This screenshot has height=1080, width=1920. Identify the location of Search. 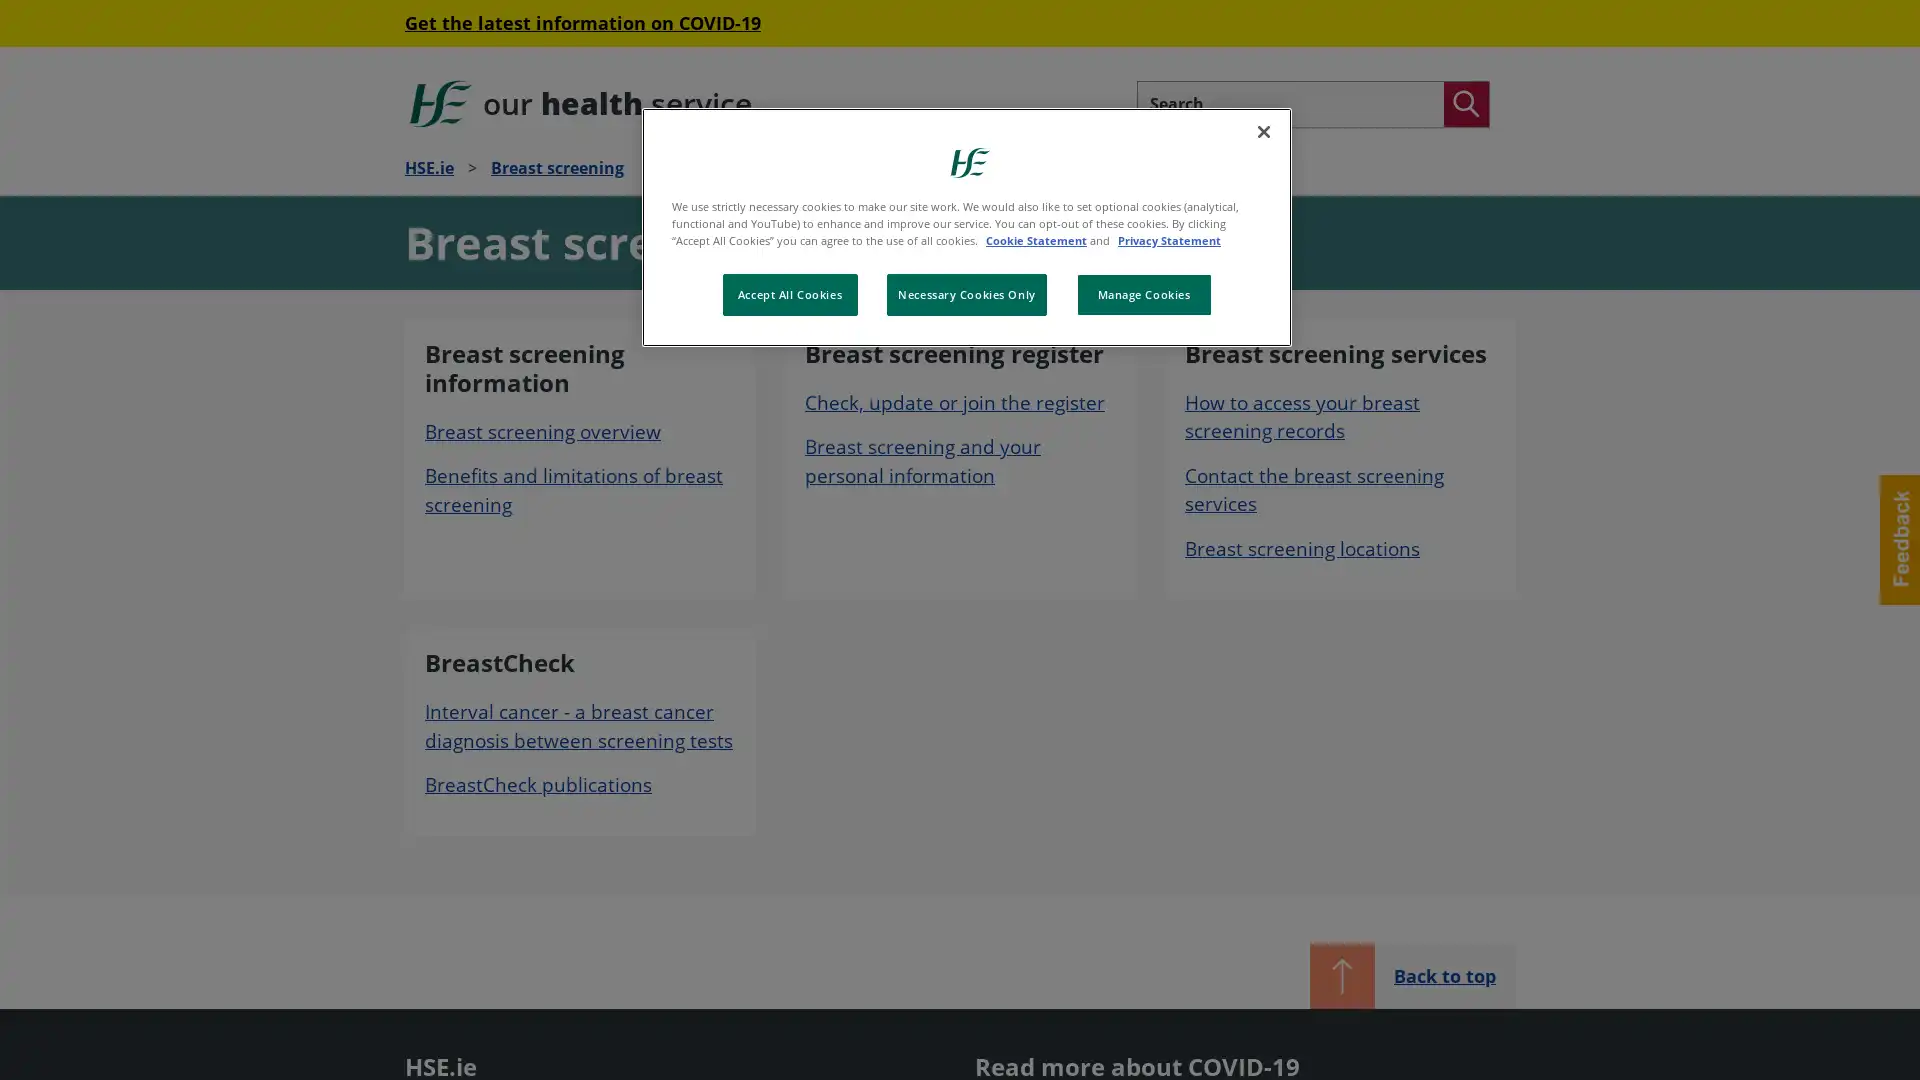
(1466, 103).